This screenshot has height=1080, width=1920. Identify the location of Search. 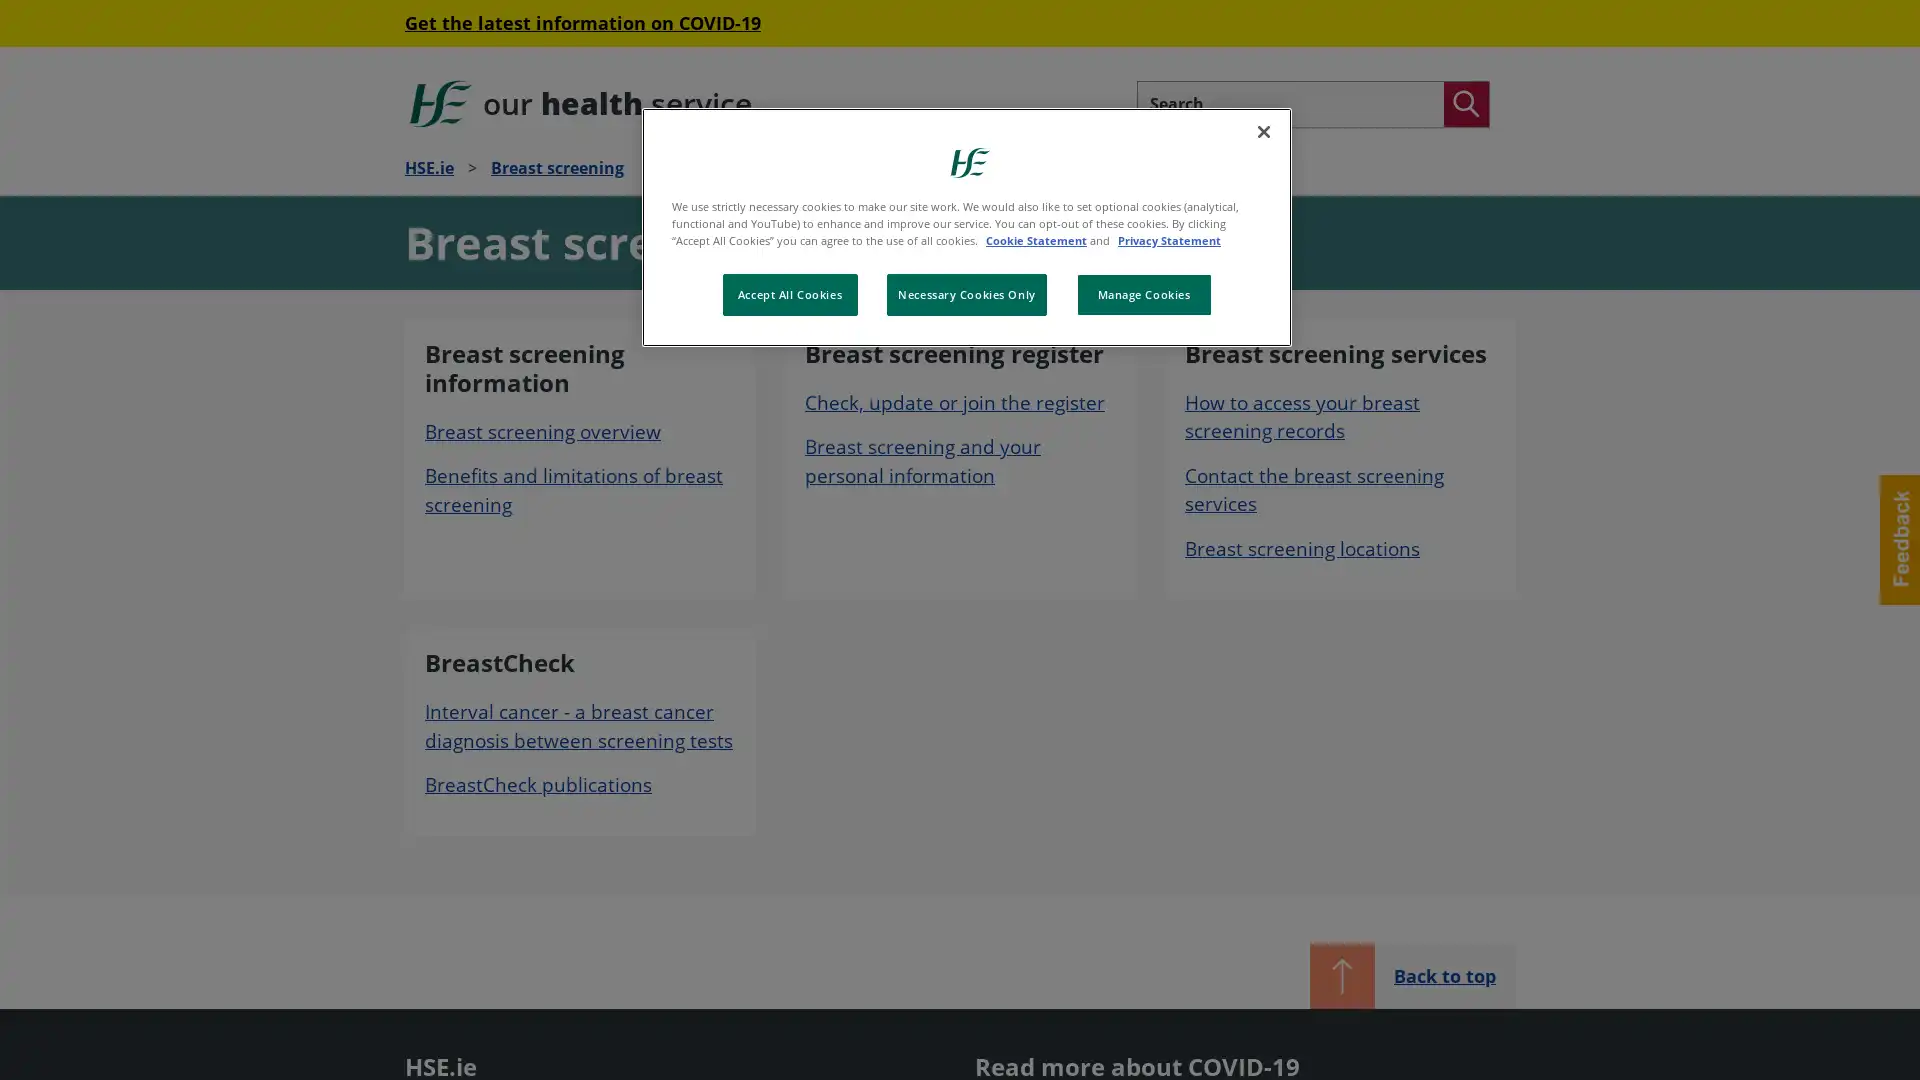
(1466, 103).